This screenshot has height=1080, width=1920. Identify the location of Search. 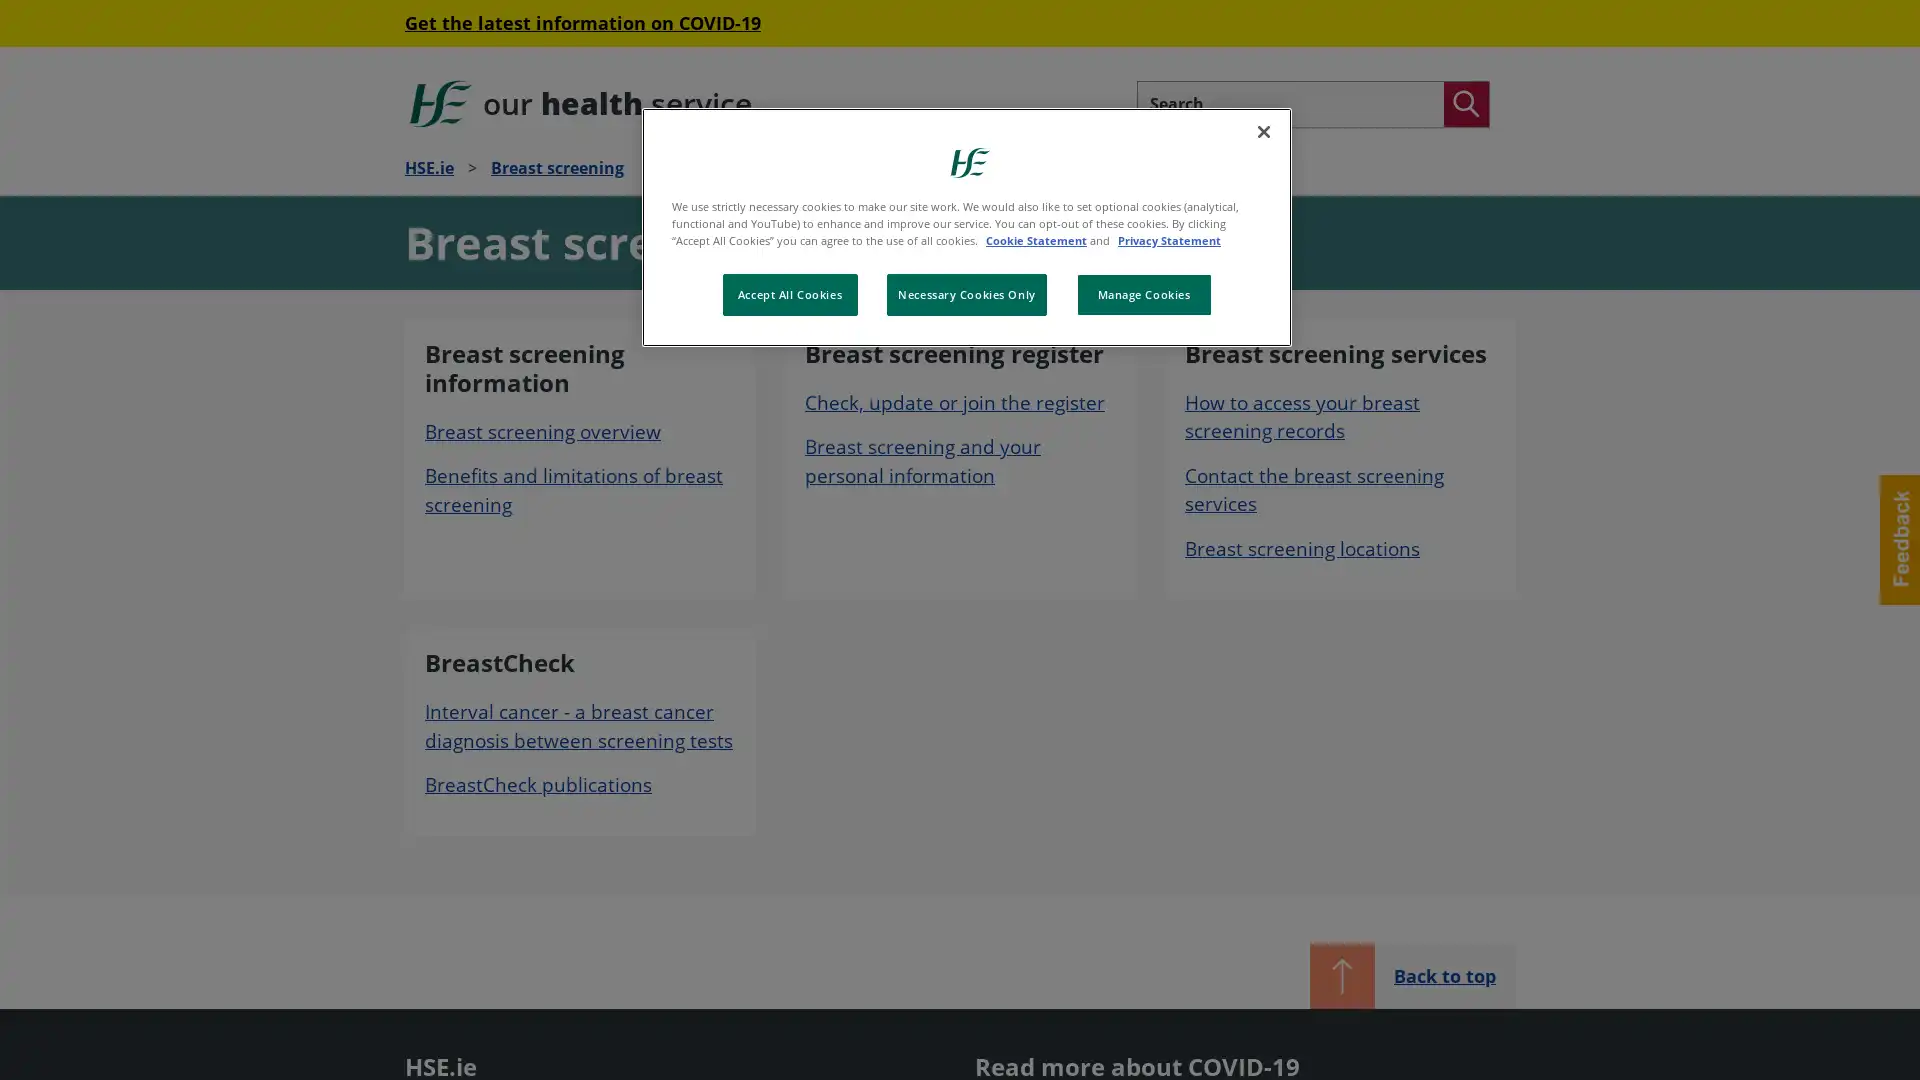
(1466, 103).